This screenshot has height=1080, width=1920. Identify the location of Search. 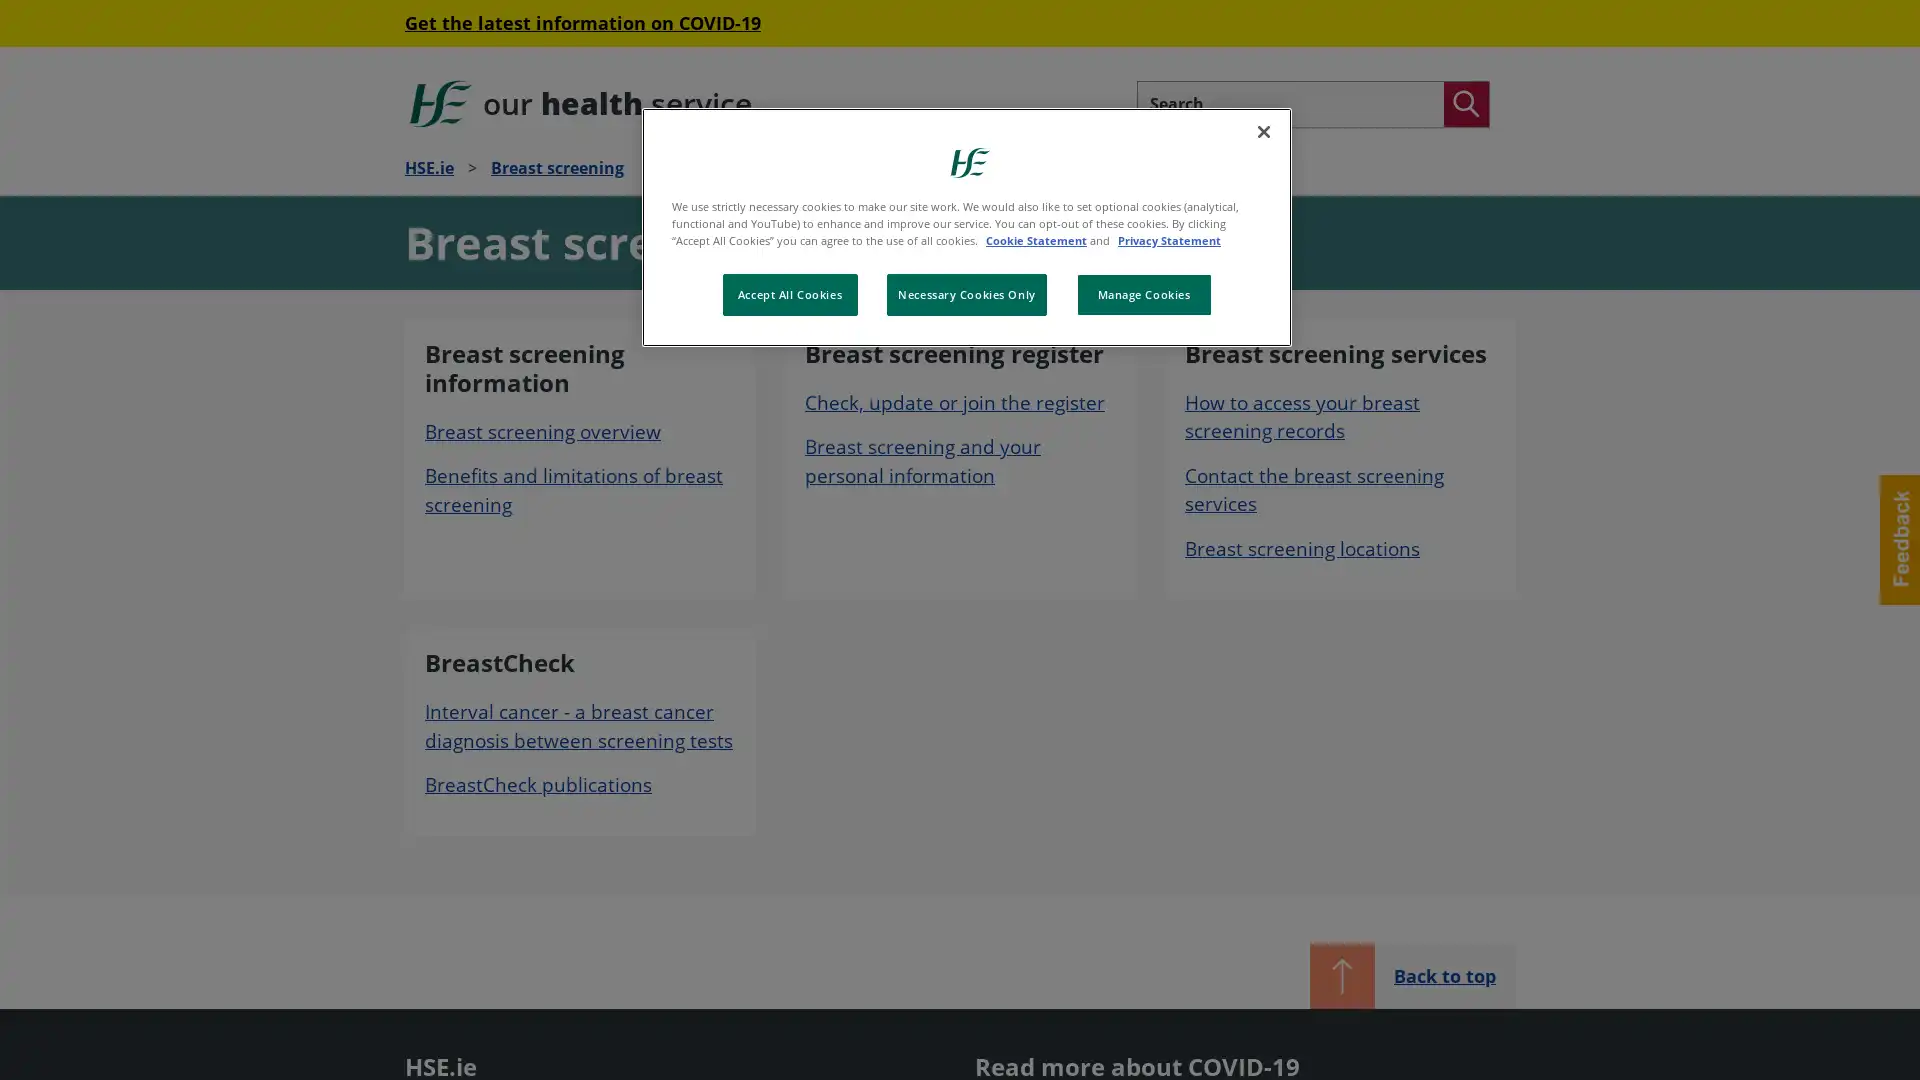
(1466, 103).